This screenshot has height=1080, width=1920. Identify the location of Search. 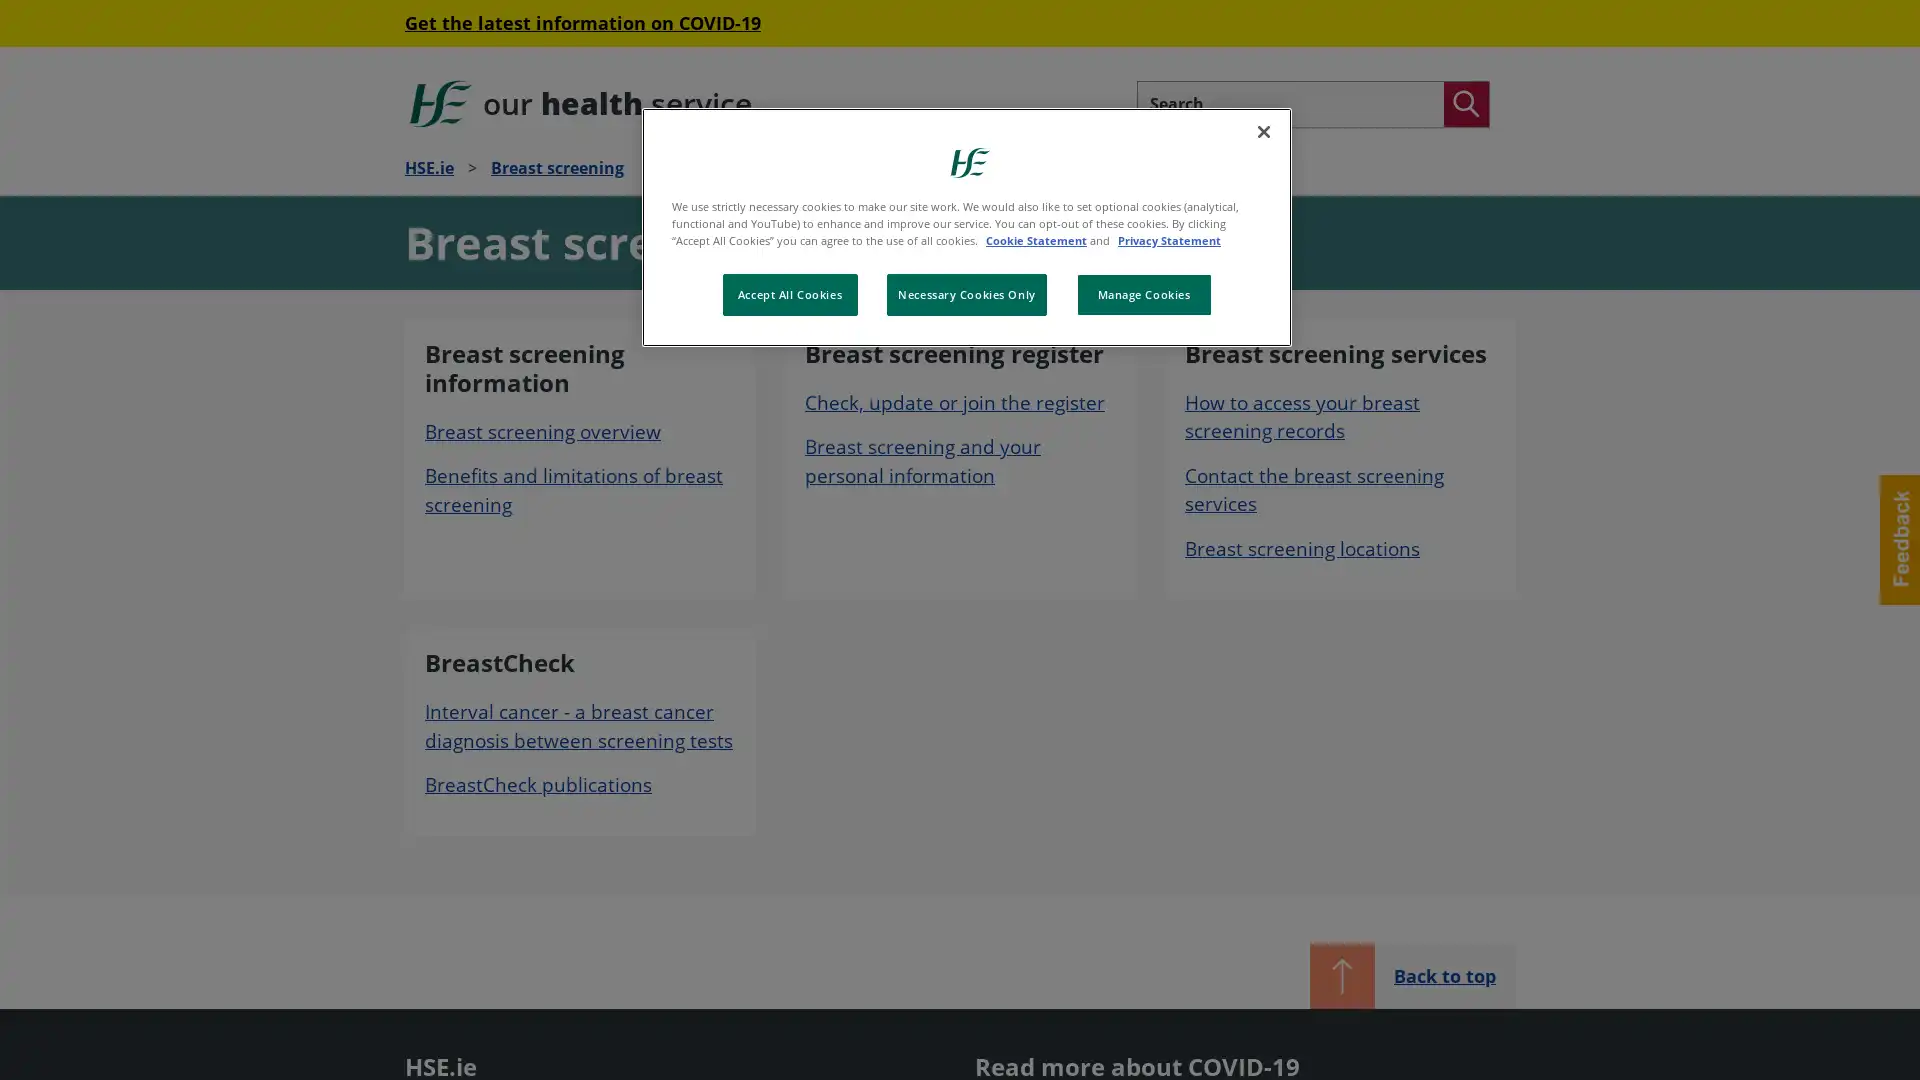
(1466, 103).